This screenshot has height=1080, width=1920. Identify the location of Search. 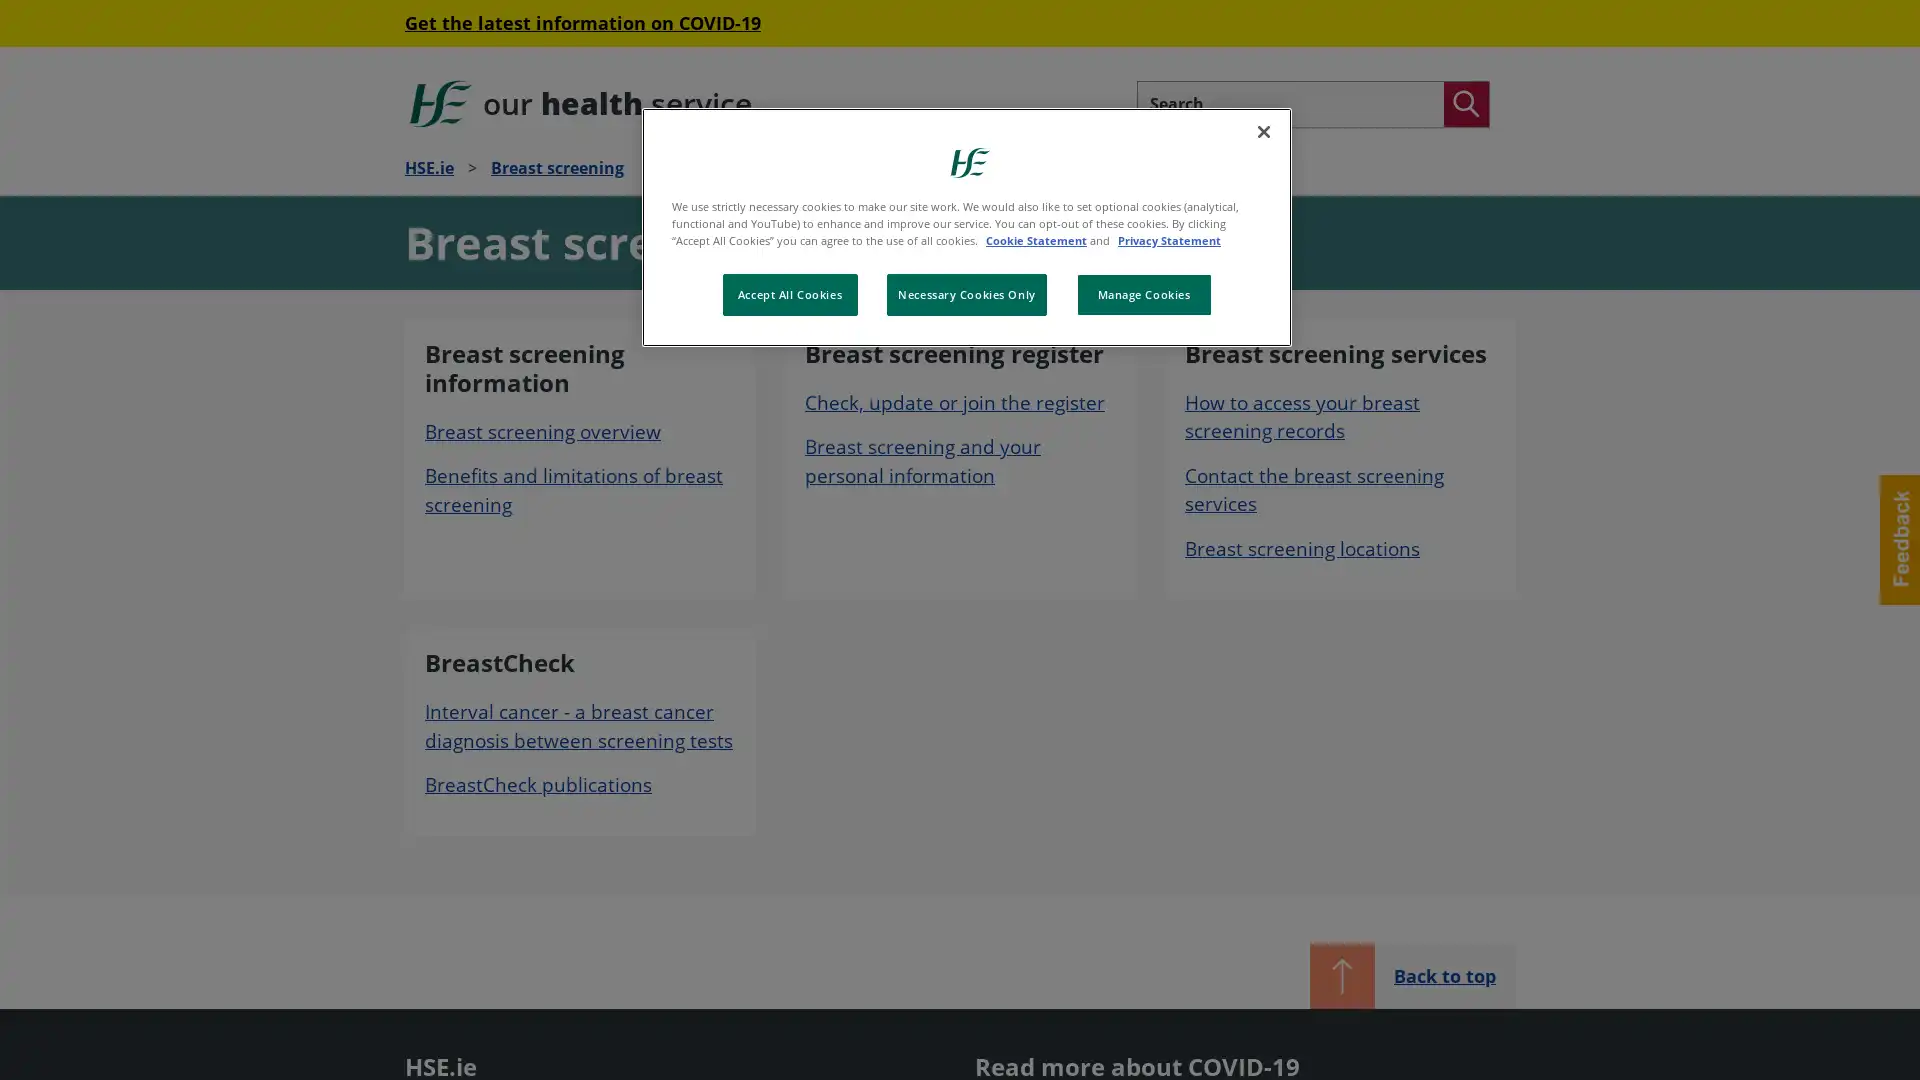
(1466, 103).